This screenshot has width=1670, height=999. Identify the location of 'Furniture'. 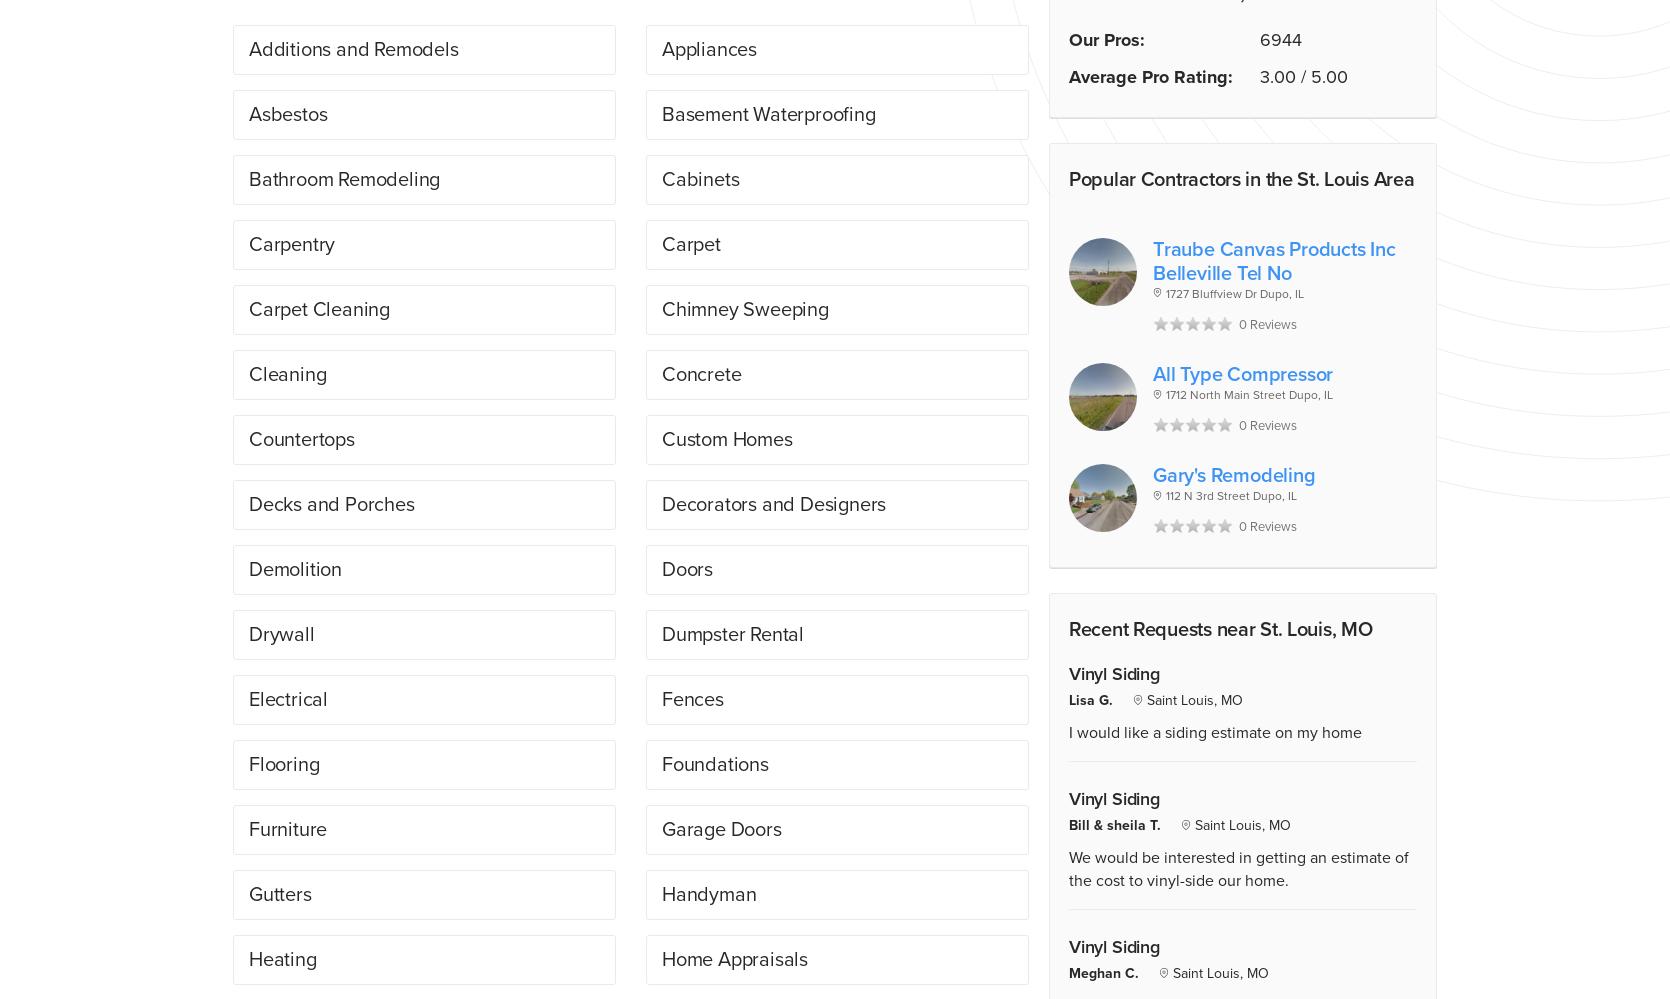
(287, 828).